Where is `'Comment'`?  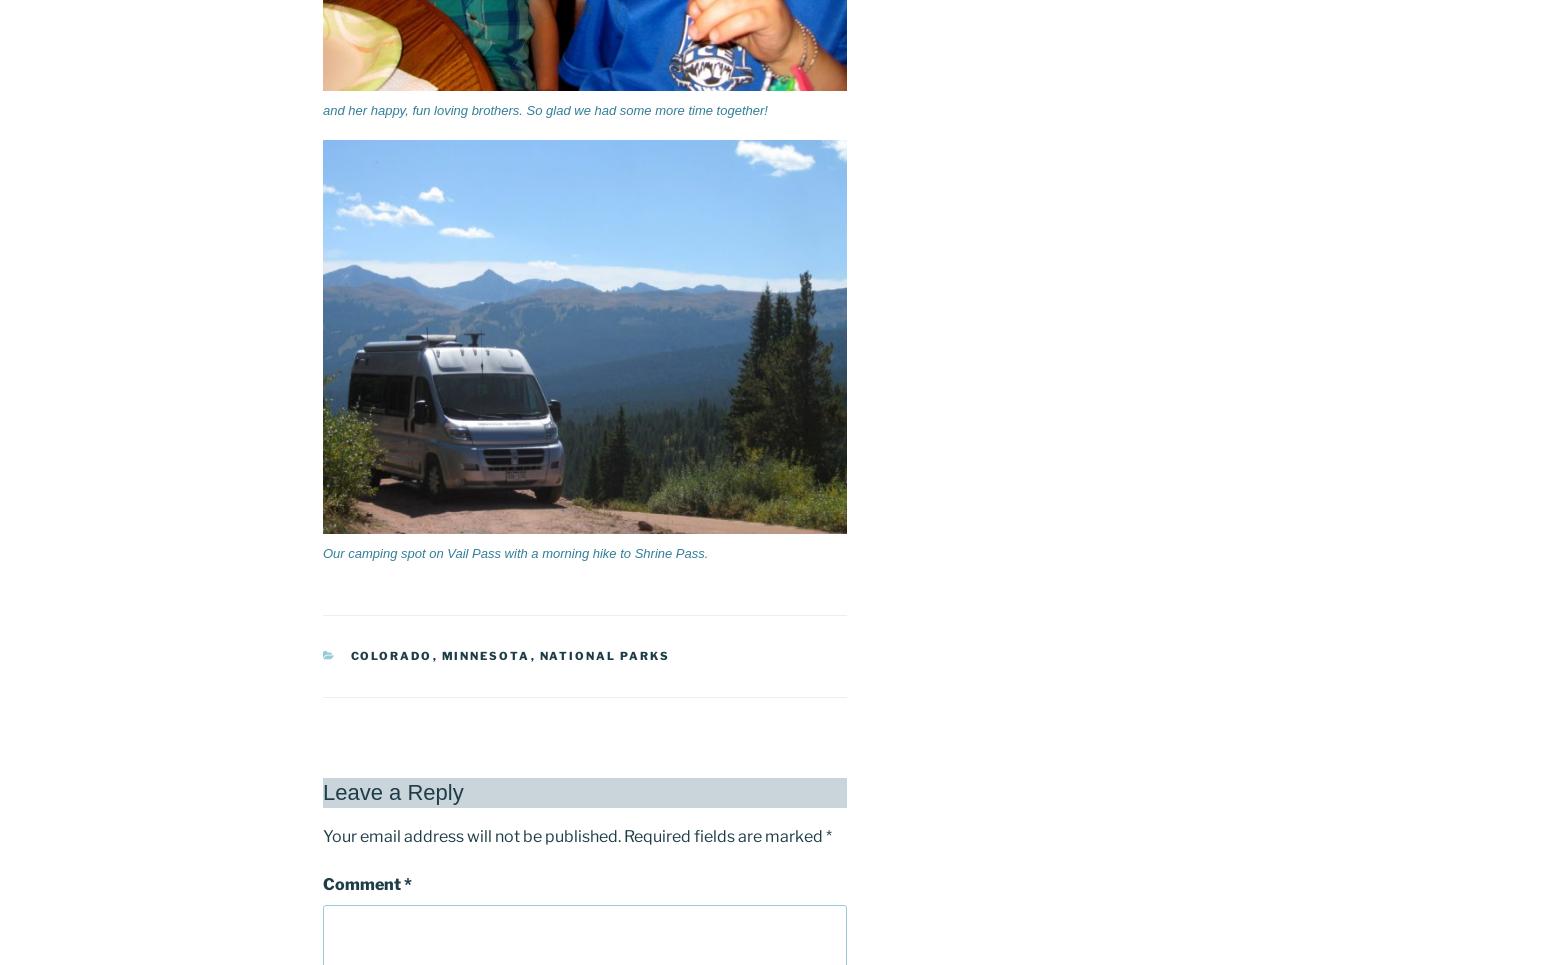
'Comment' is located at coordinates (362, 883).